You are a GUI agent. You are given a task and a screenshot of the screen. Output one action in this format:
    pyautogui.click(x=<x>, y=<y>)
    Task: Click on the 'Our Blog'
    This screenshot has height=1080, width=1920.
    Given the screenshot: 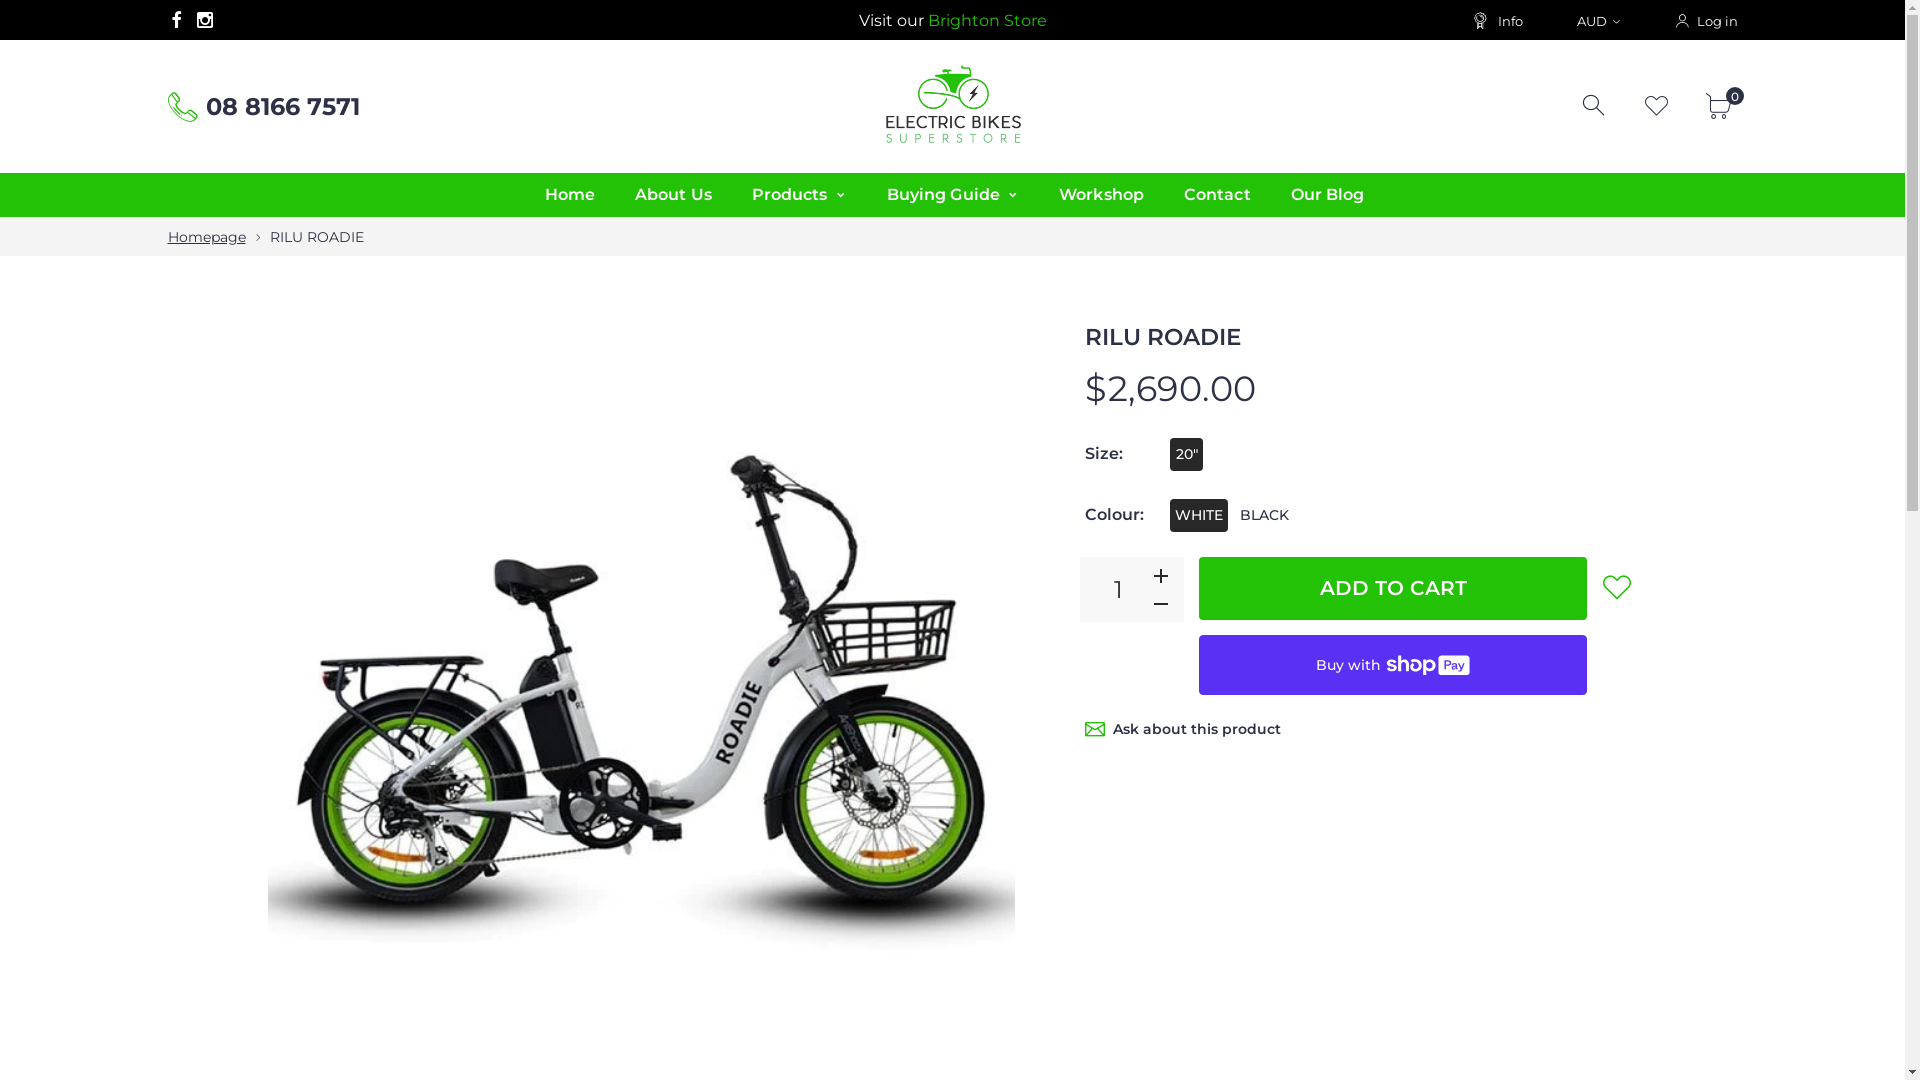 What is the action you would take?
    pyautogui.click(x=1328, y=195)
    